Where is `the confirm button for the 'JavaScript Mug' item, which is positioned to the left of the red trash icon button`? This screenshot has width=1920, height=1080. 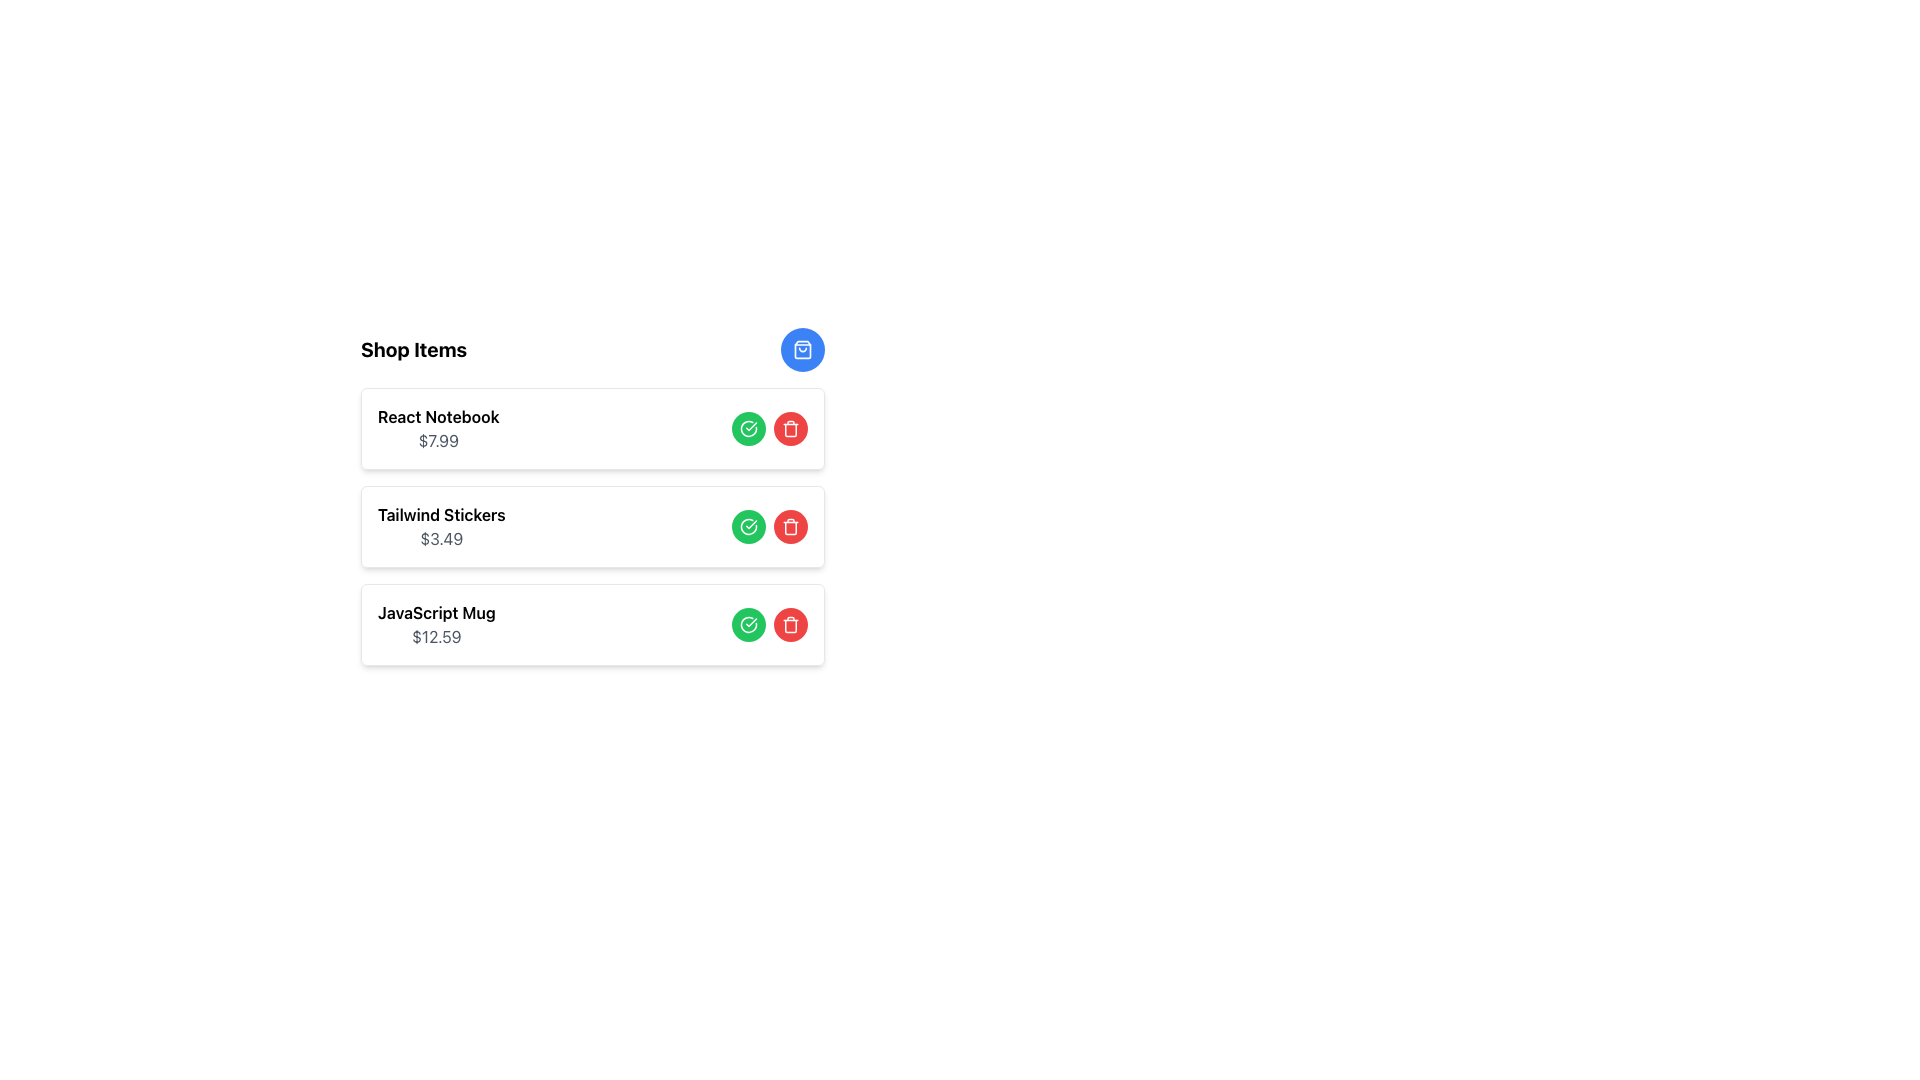
the confirm button for the 'JavaScript Mug' item, which is positioned to the left of the red trash icon button is located at coordinates (747, 623).